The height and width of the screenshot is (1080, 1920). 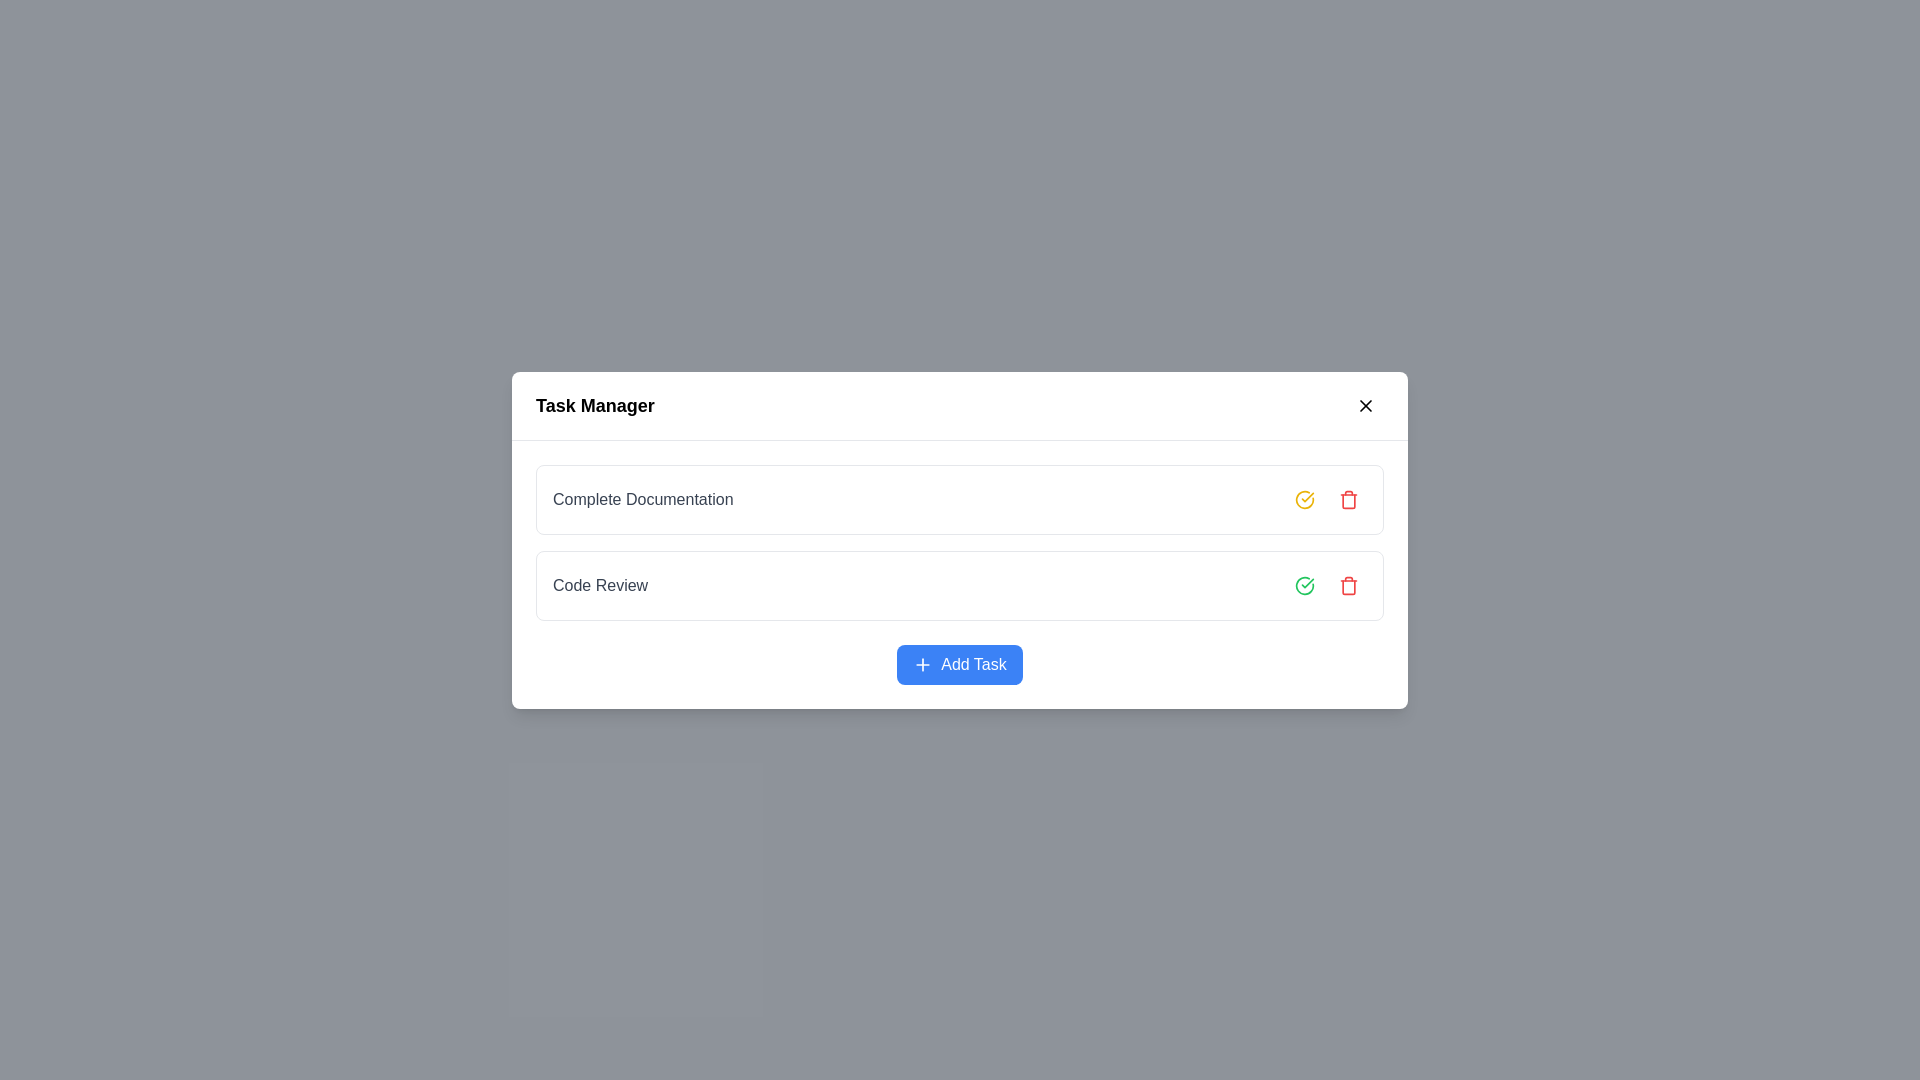 I want to click on the circular yellow icon with a checkmark at its center located in the second row of the task list labeled 'Code Review', immediately to the left of the trash bin icon, so click(x=1305, y=497).